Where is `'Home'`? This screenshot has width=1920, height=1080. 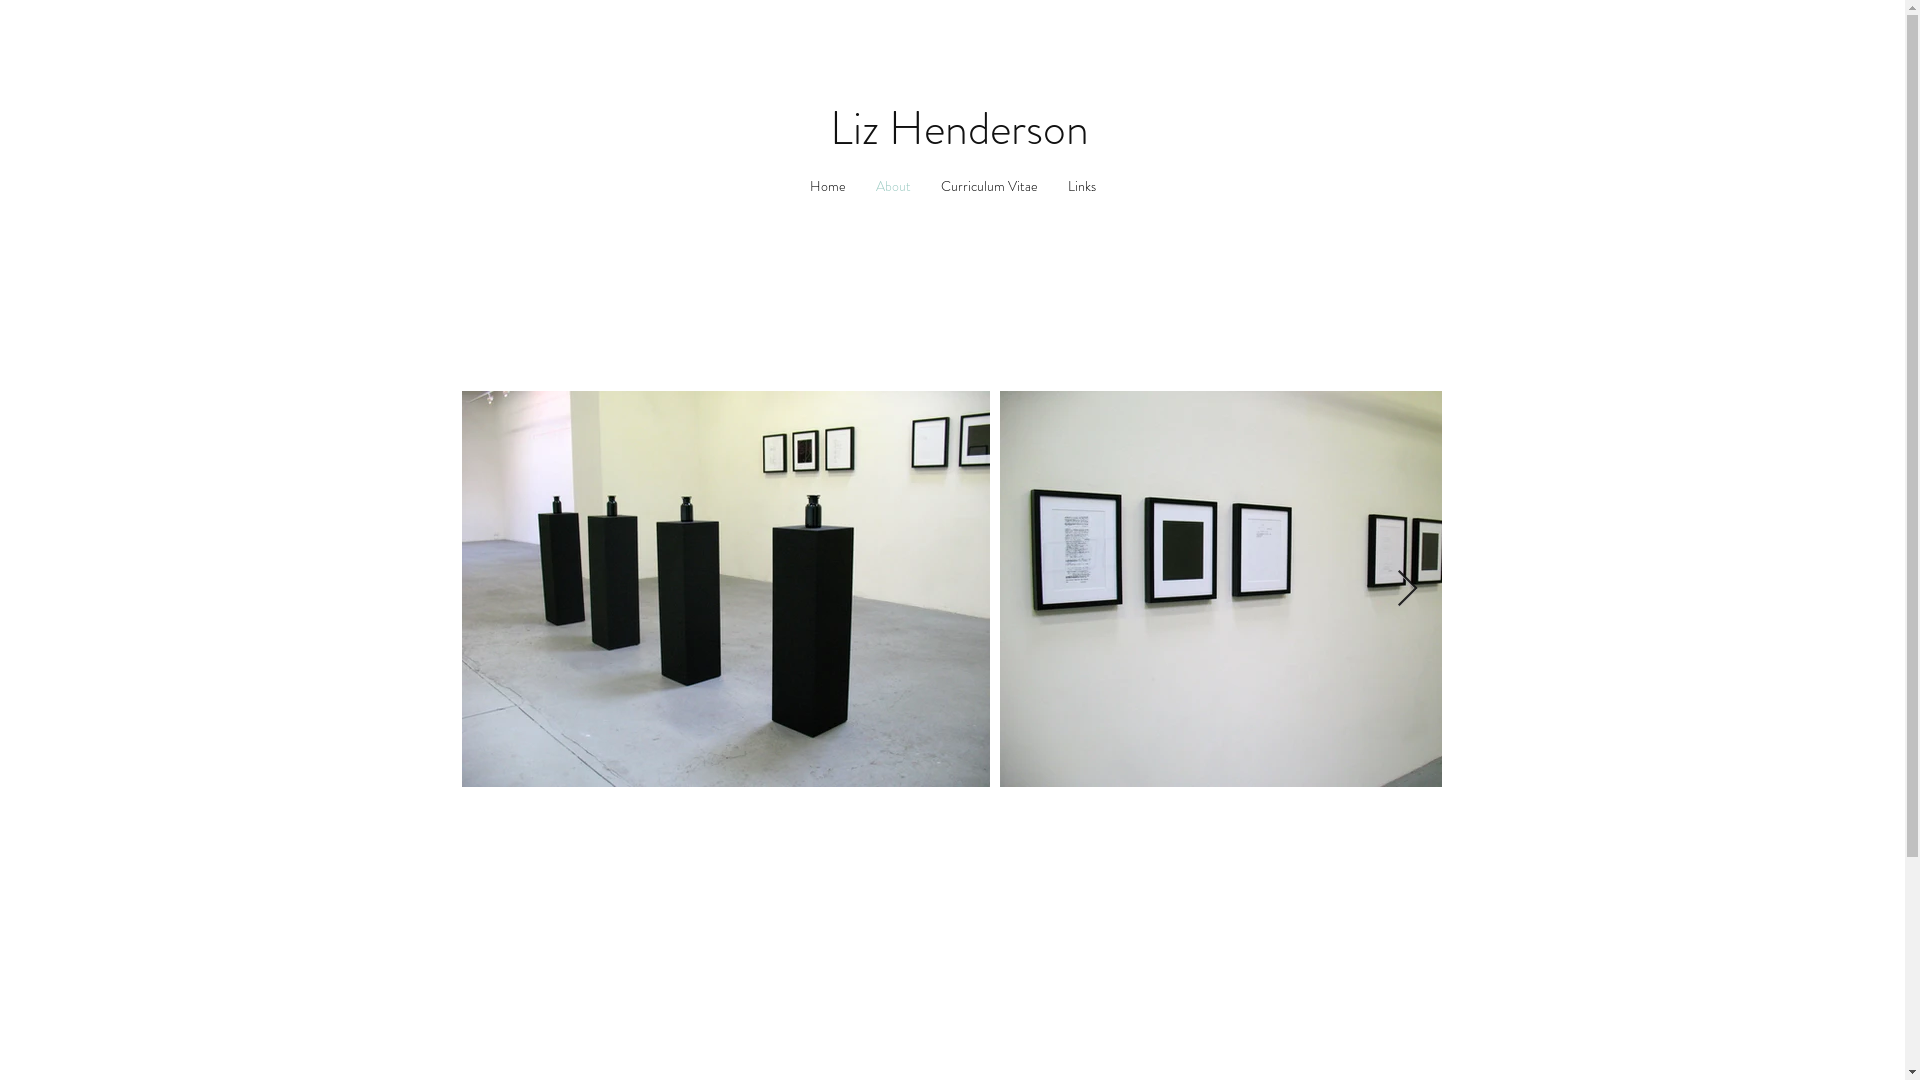 'Home' is located at coordinates (792, 186).